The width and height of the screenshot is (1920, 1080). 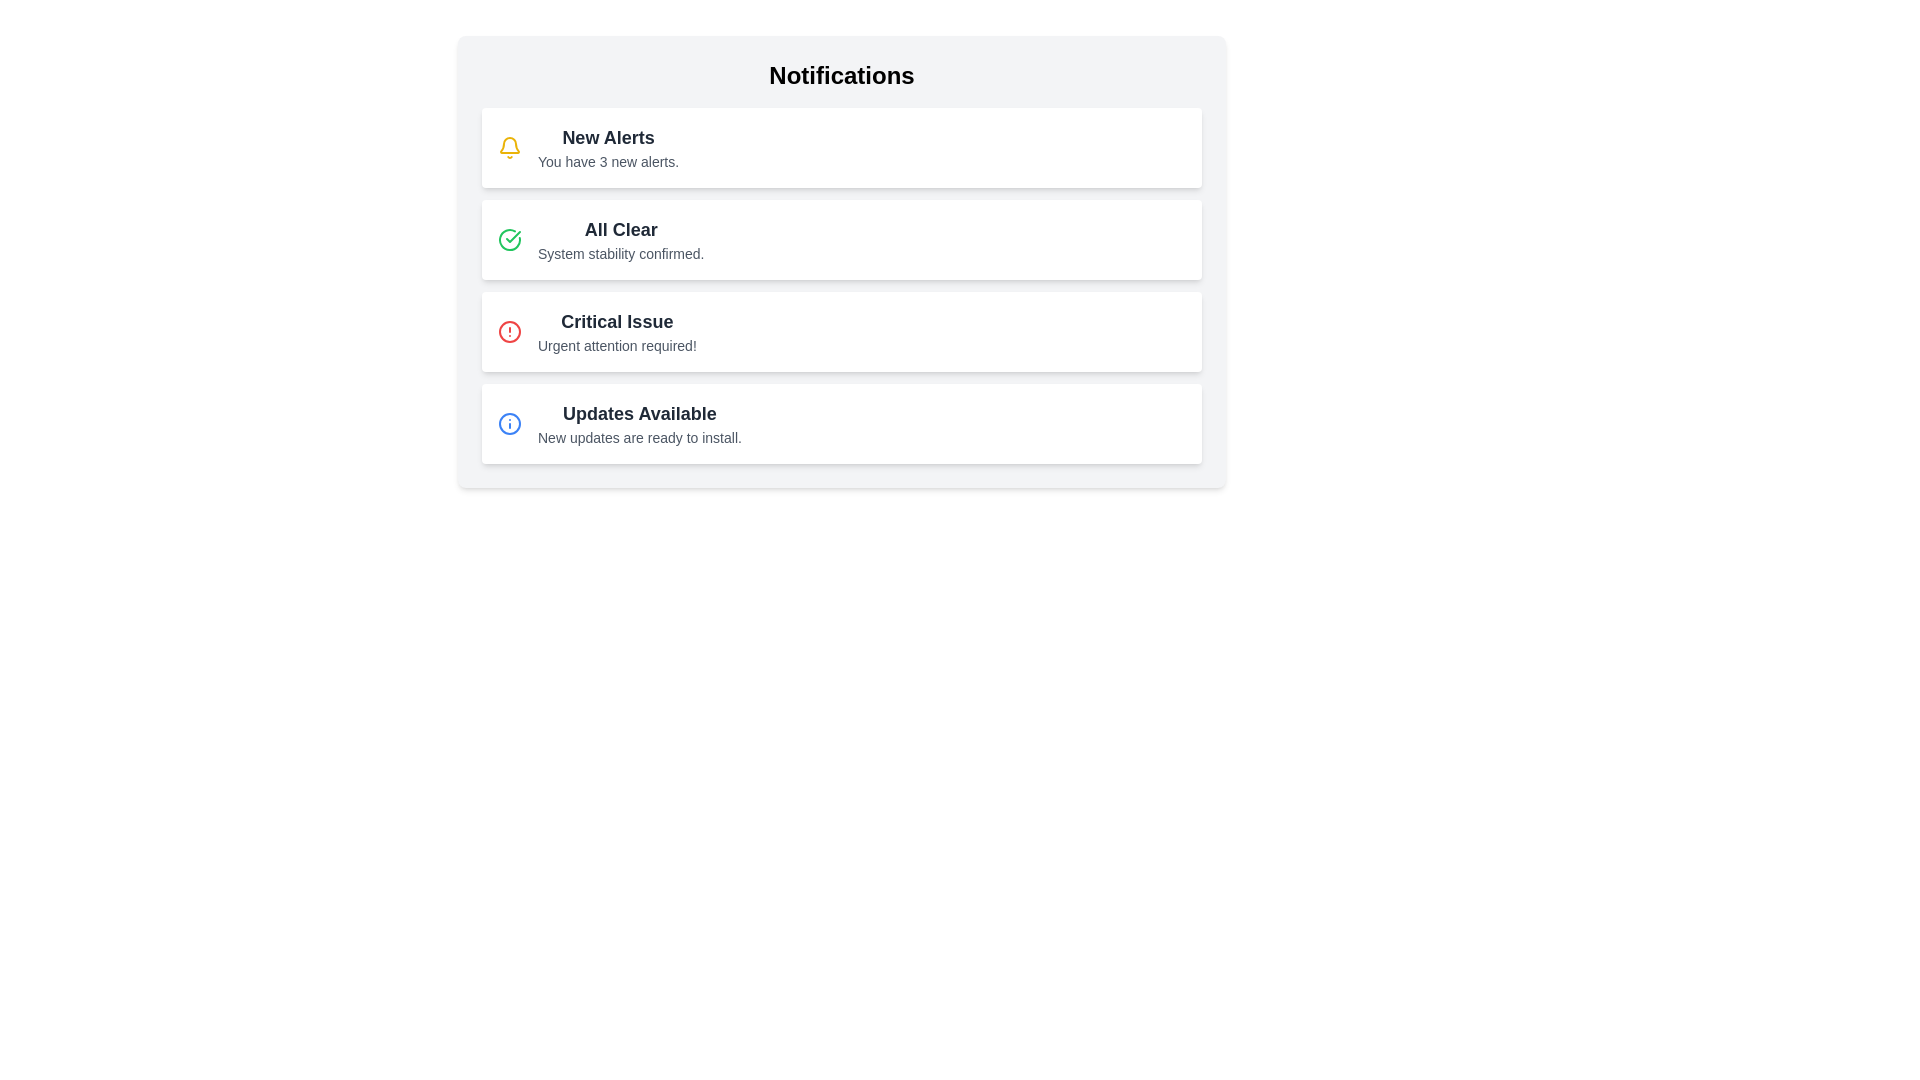 I want to click on the circular icon with a red border located in the 'Critical Issue' notification box, positioned near the left side of the box, so click(x=509, y=330).